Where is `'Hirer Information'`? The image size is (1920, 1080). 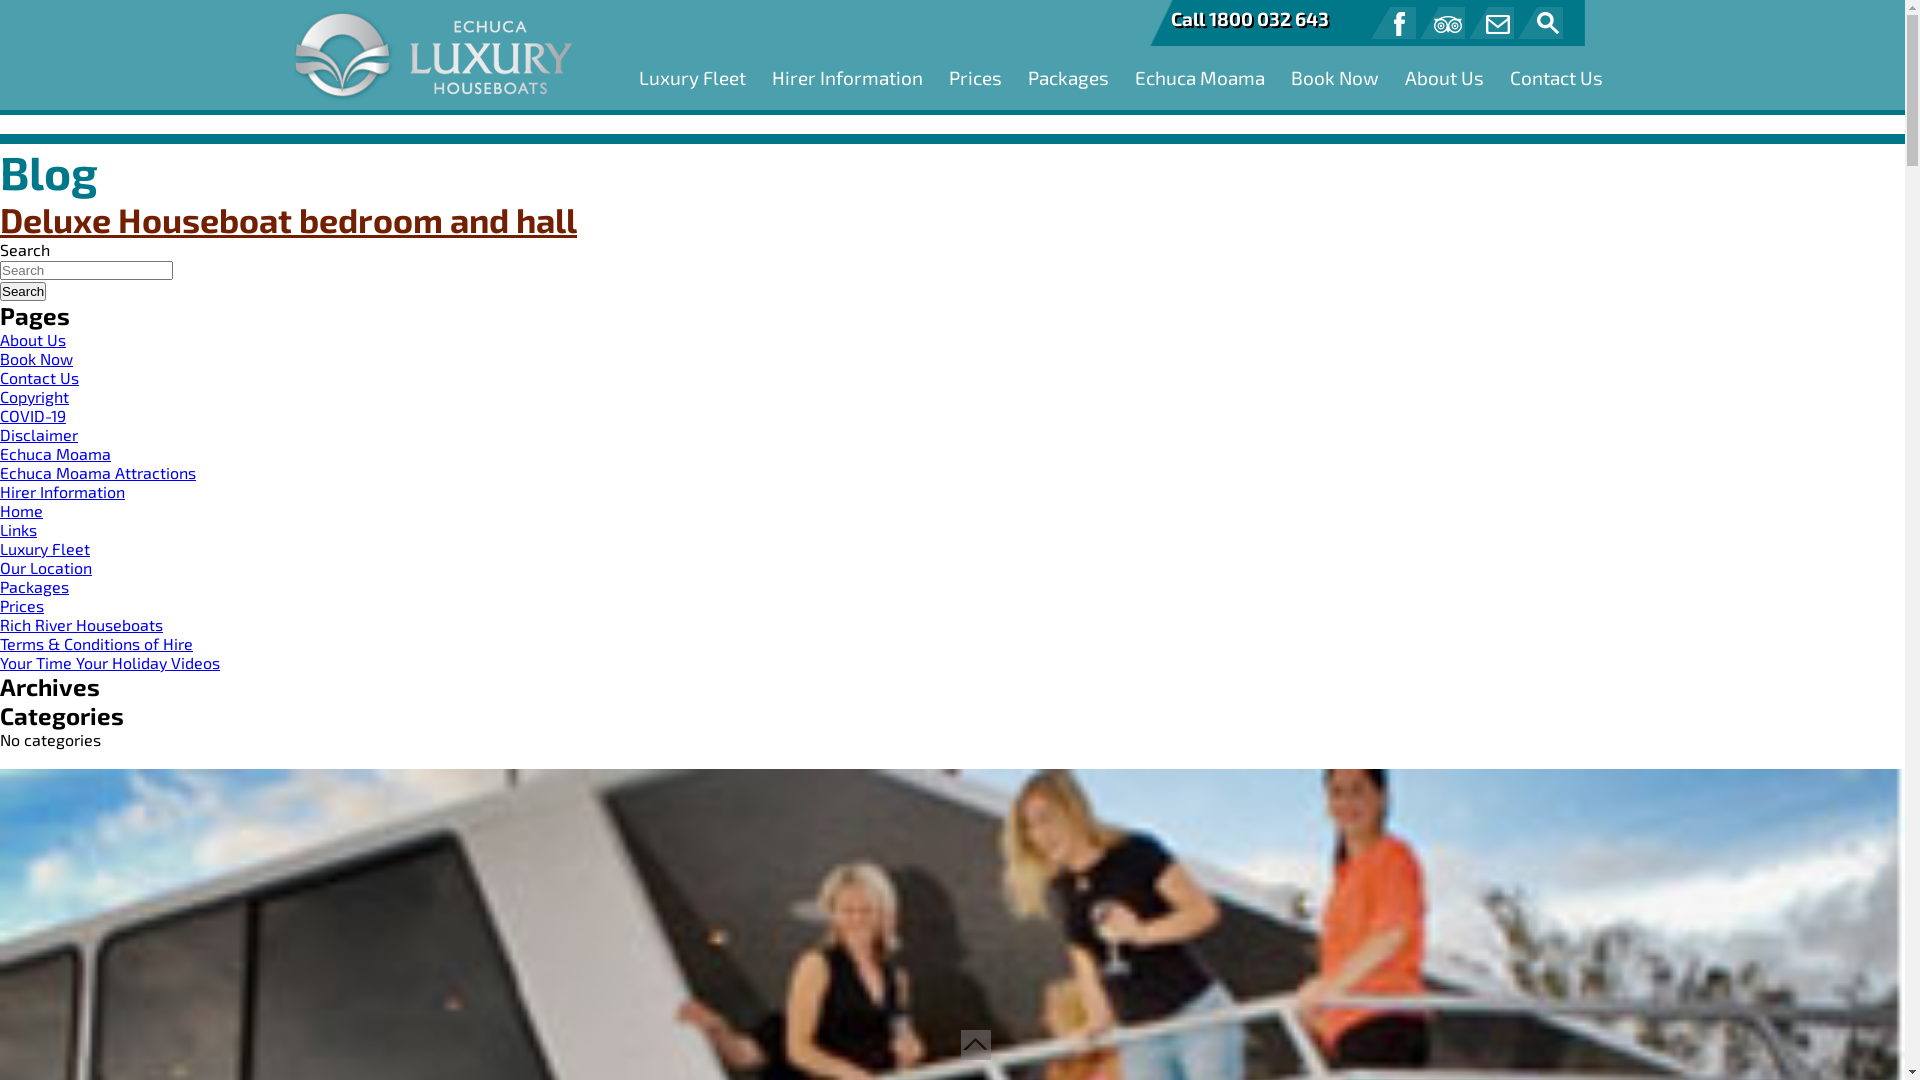 'Hirer Information' is located at coordinates (62, 491).